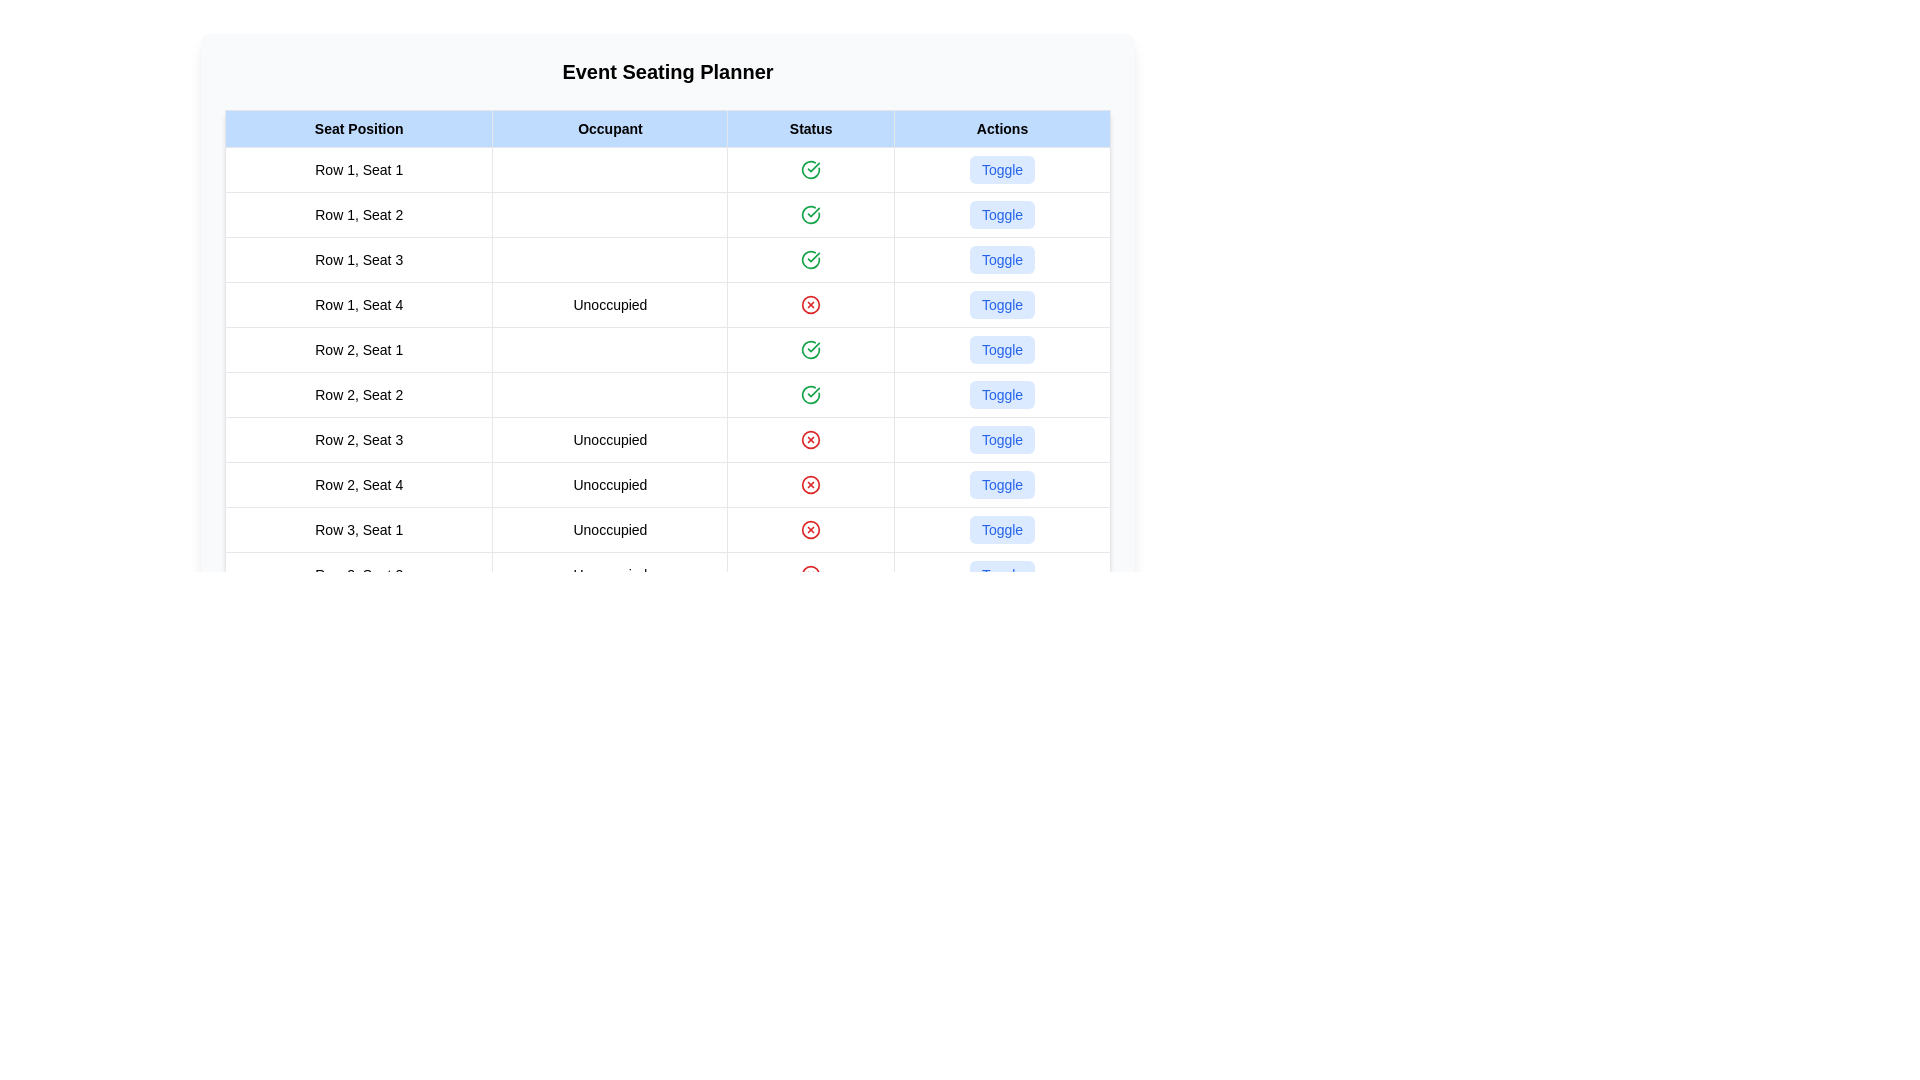 The width and height of the screenshot is (1920, 1080). What do you see at coordinates (609, 128) in the screenshot?
I see `the 'Occupant' table header, which is the second column header in a four-column grid, located between 'Seat Position' and 'Status' headers` at bounding box center [609, 128].